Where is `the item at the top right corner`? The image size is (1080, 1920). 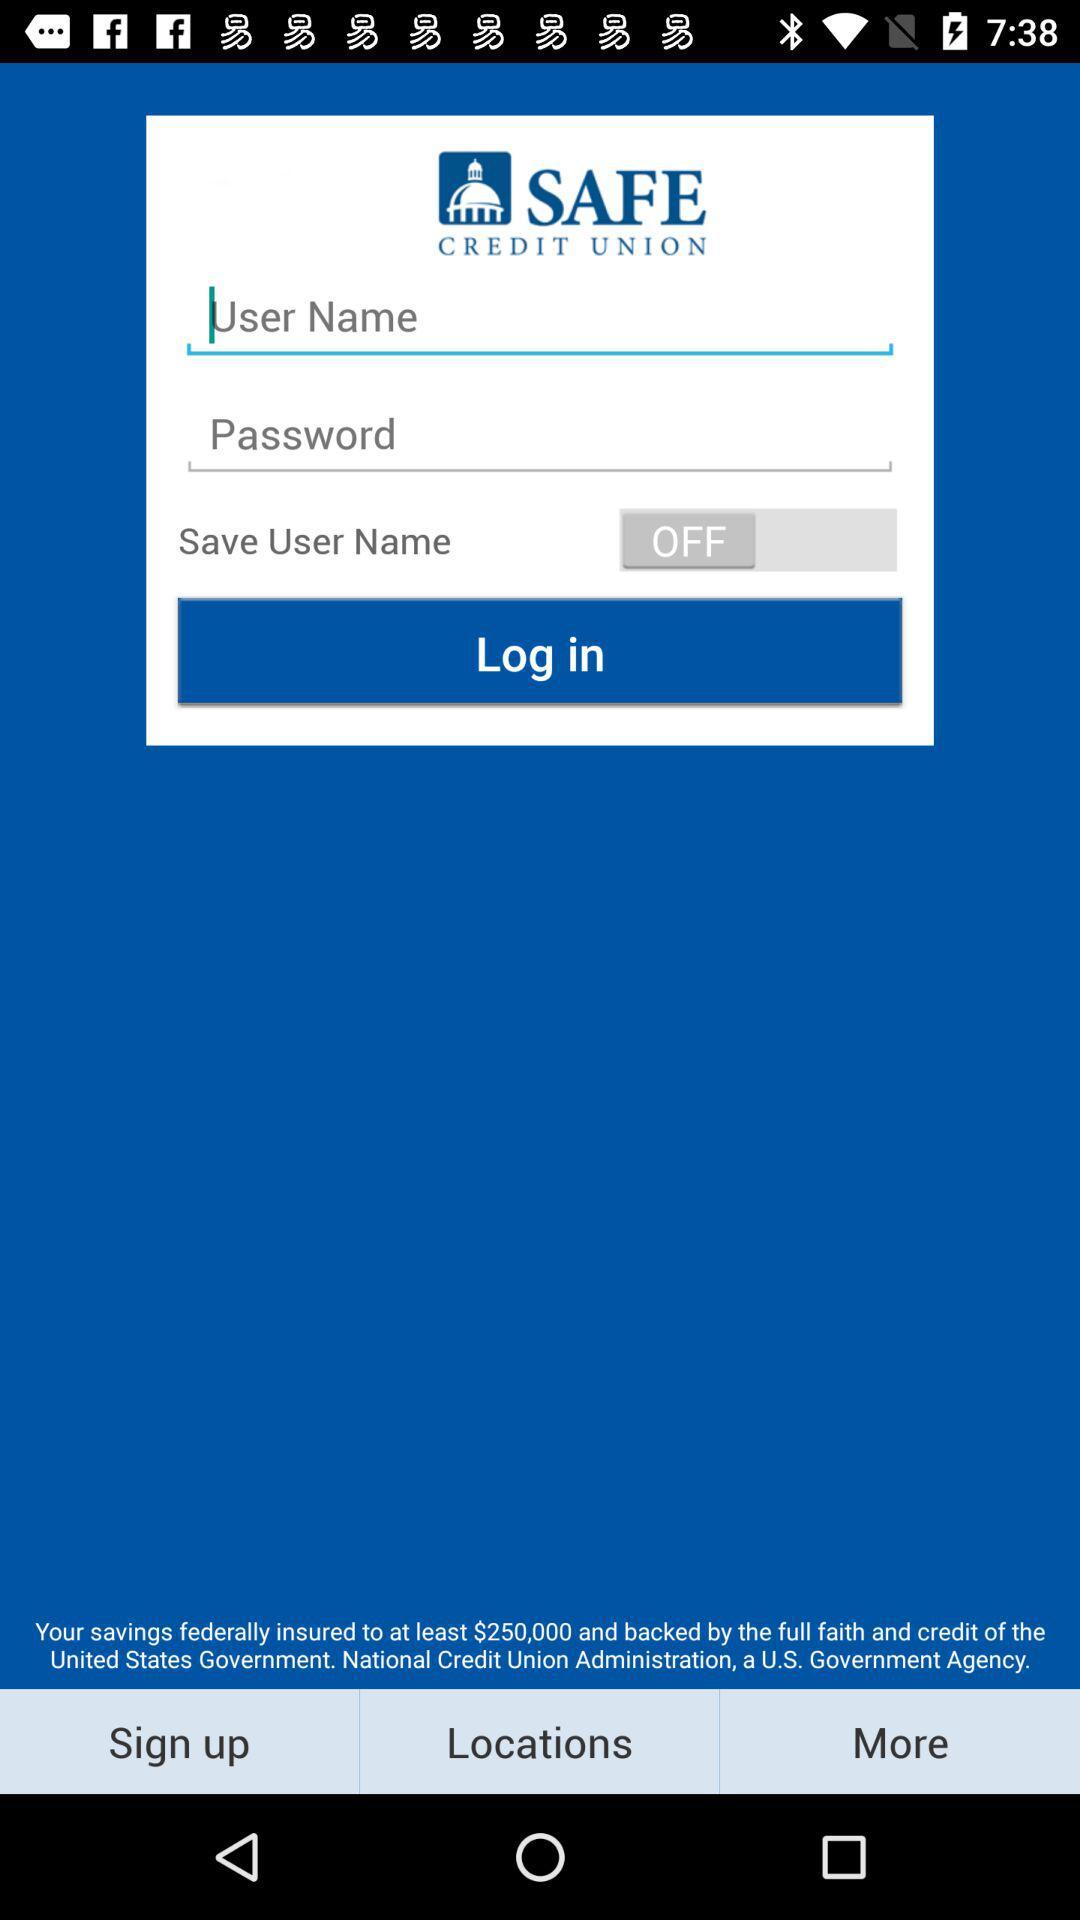
the item at the top right corner is located at coordinates (758, 539).